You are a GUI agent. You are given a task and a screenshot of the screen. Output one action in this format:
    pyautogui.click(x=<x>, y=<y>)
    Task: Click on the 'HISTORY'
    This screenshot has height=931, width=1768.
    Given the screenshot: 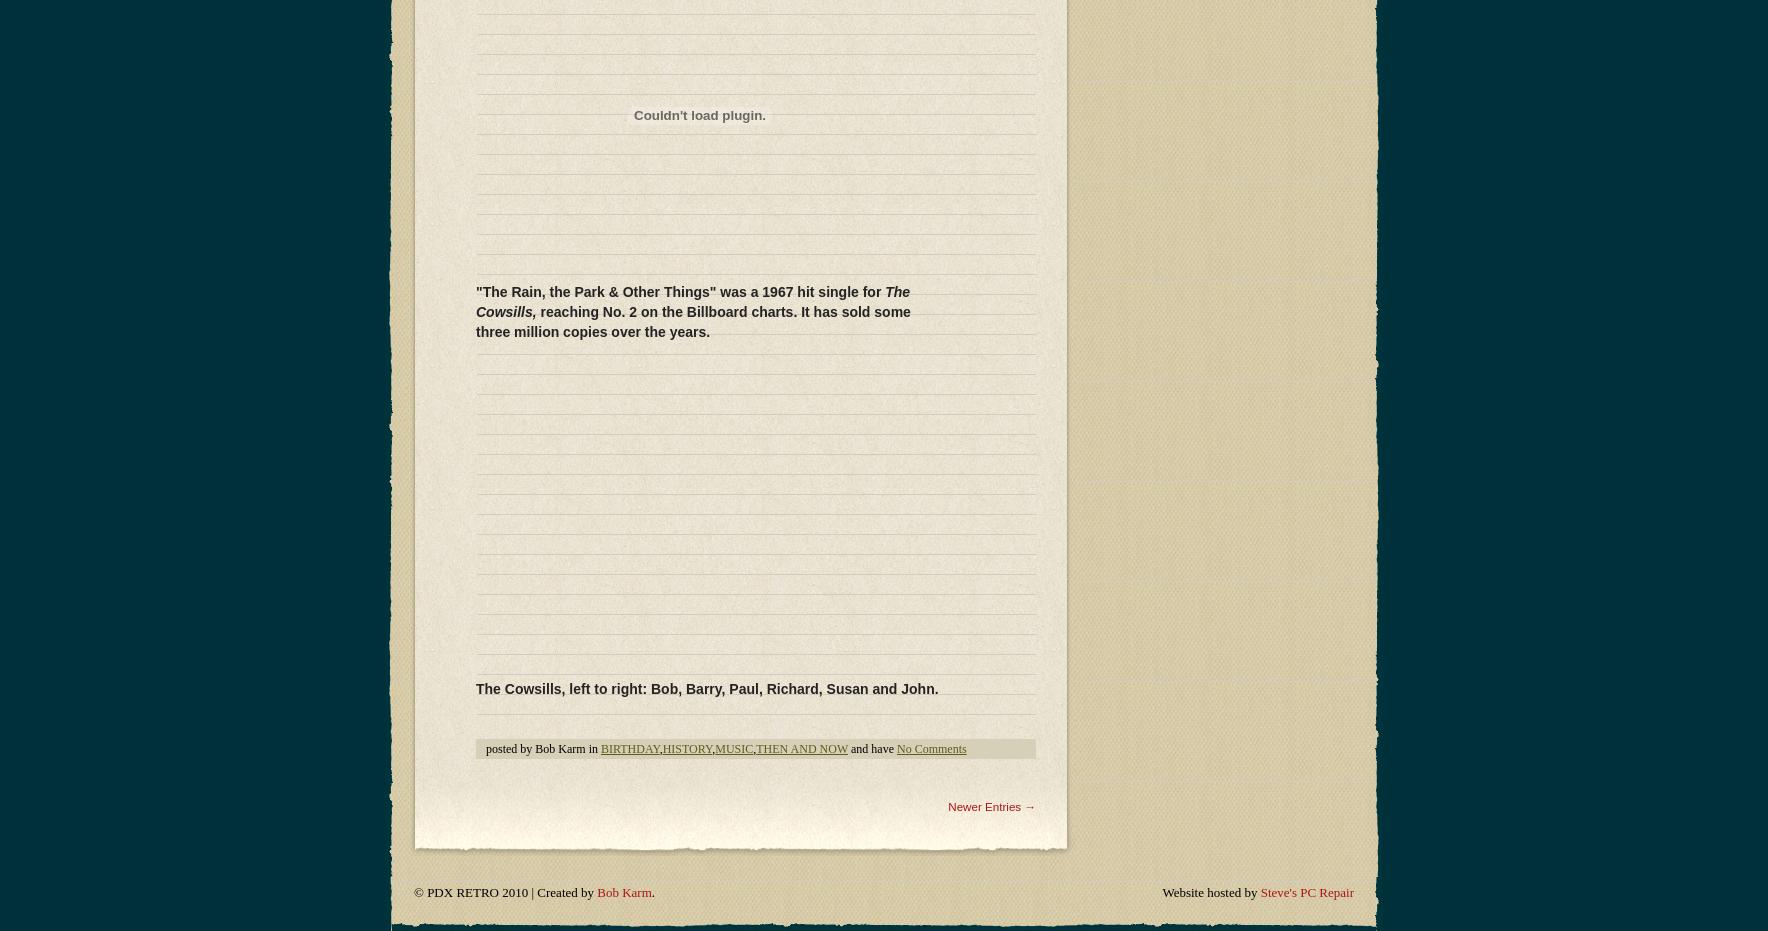 What is the action you would take?
    pyautogui.click(x=687, y=255)
    